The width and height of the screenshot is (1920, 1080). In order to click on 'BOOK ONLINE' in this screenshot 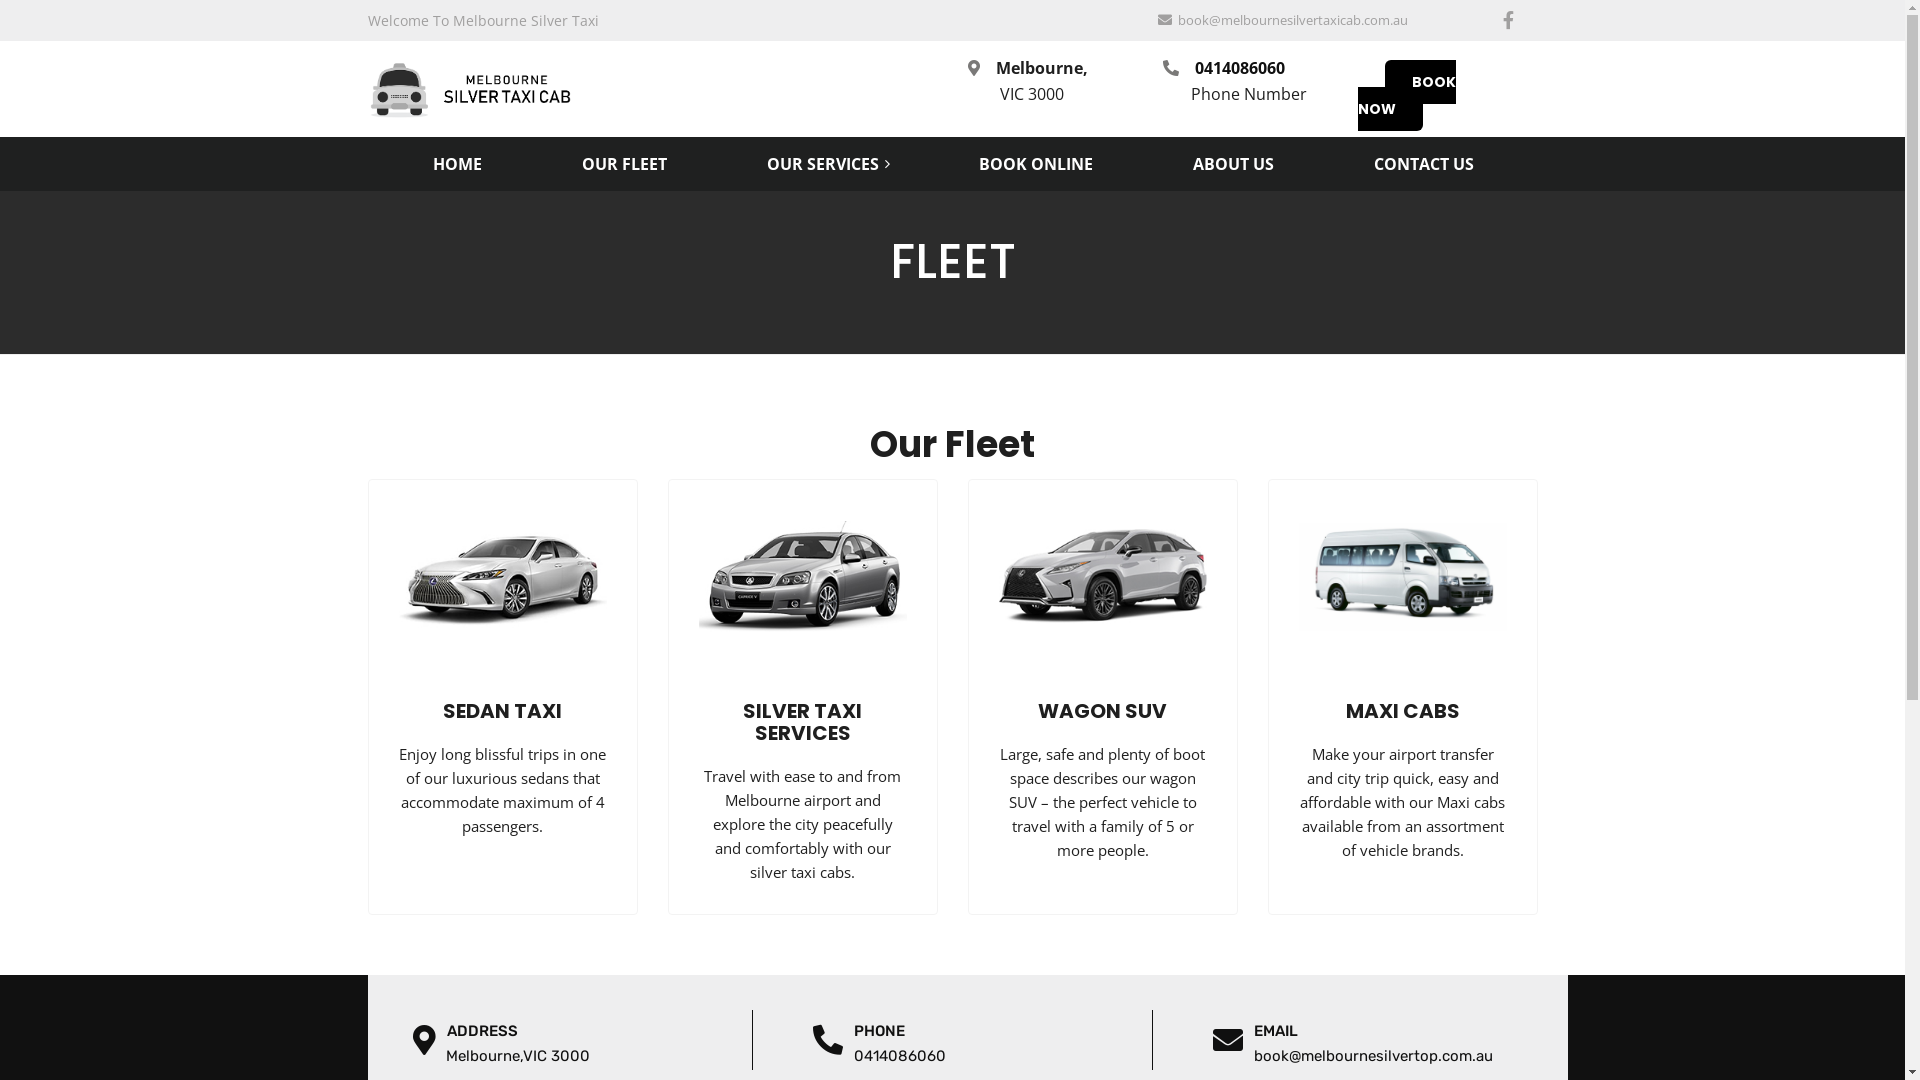, I will do `click(1036, 160)`.